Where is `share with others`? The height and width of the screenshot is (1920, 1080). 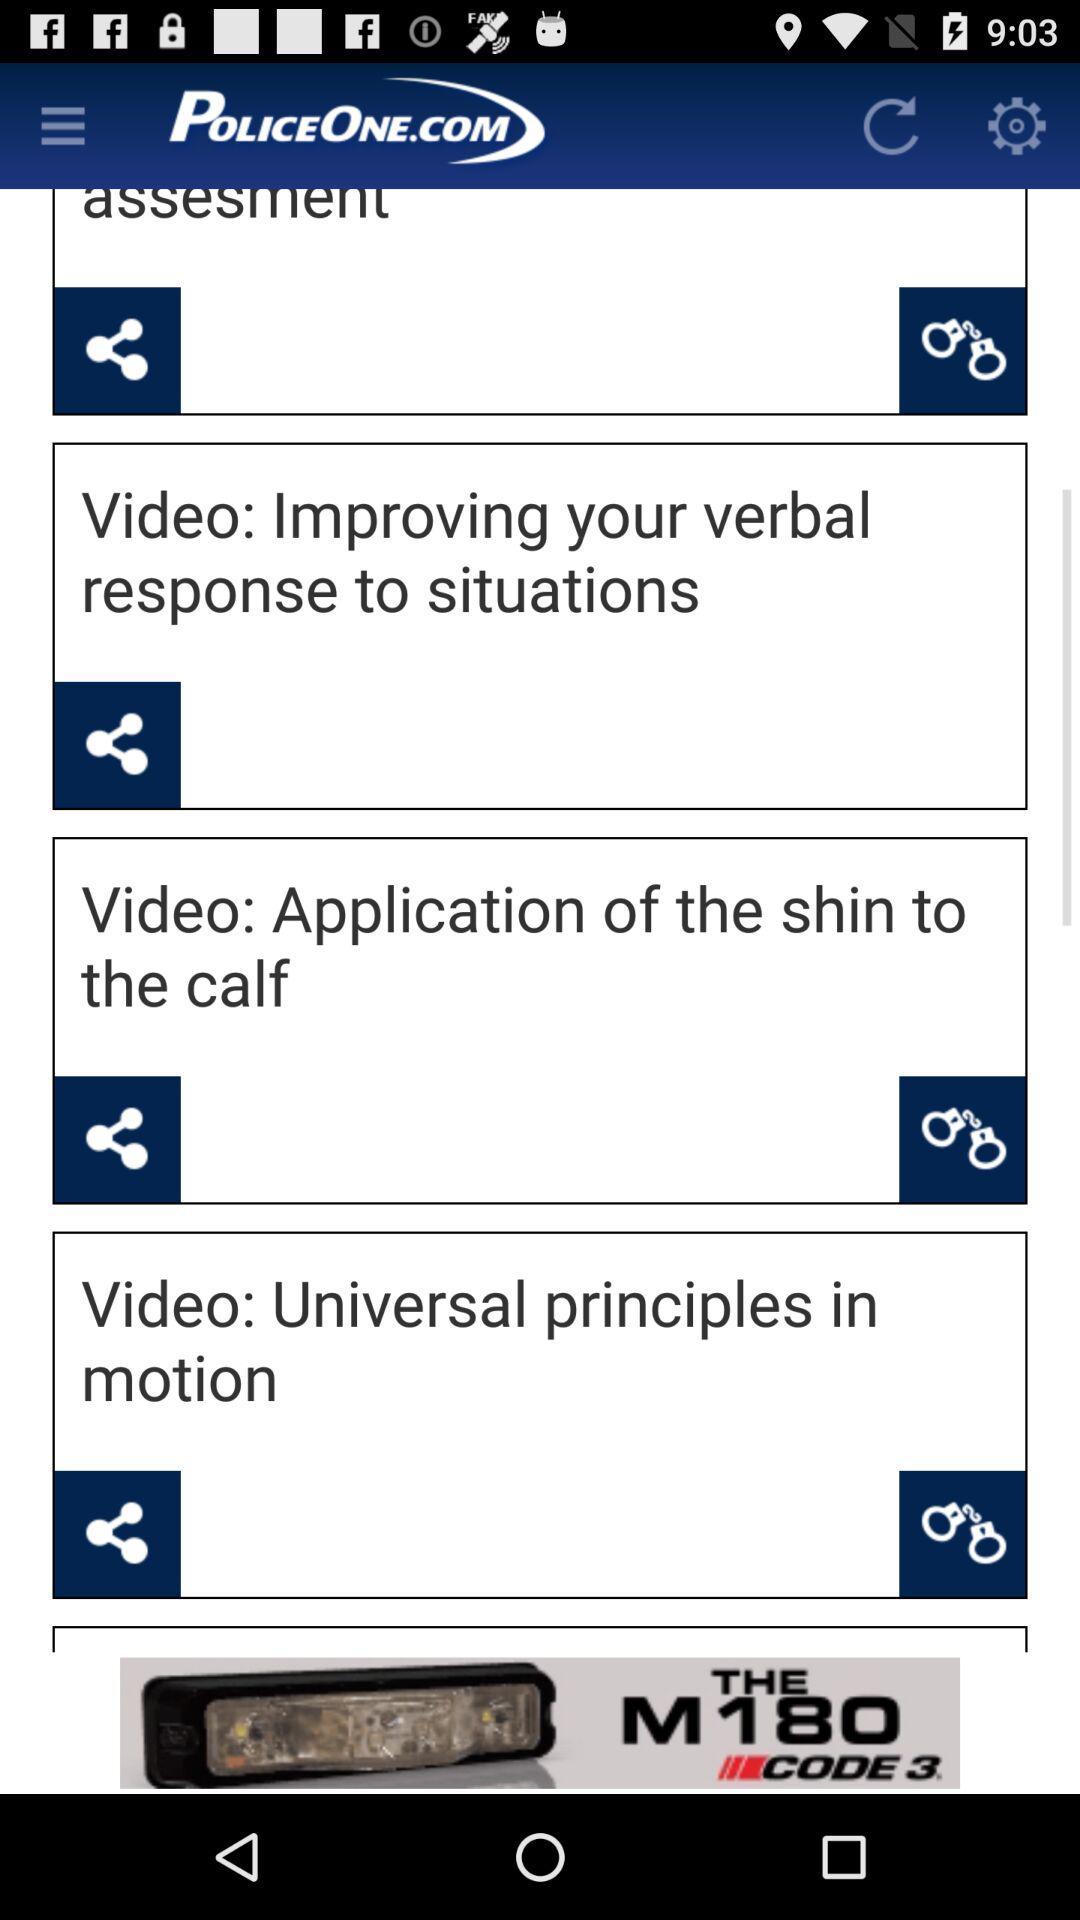 share with others is located at coordinates (117, 350).